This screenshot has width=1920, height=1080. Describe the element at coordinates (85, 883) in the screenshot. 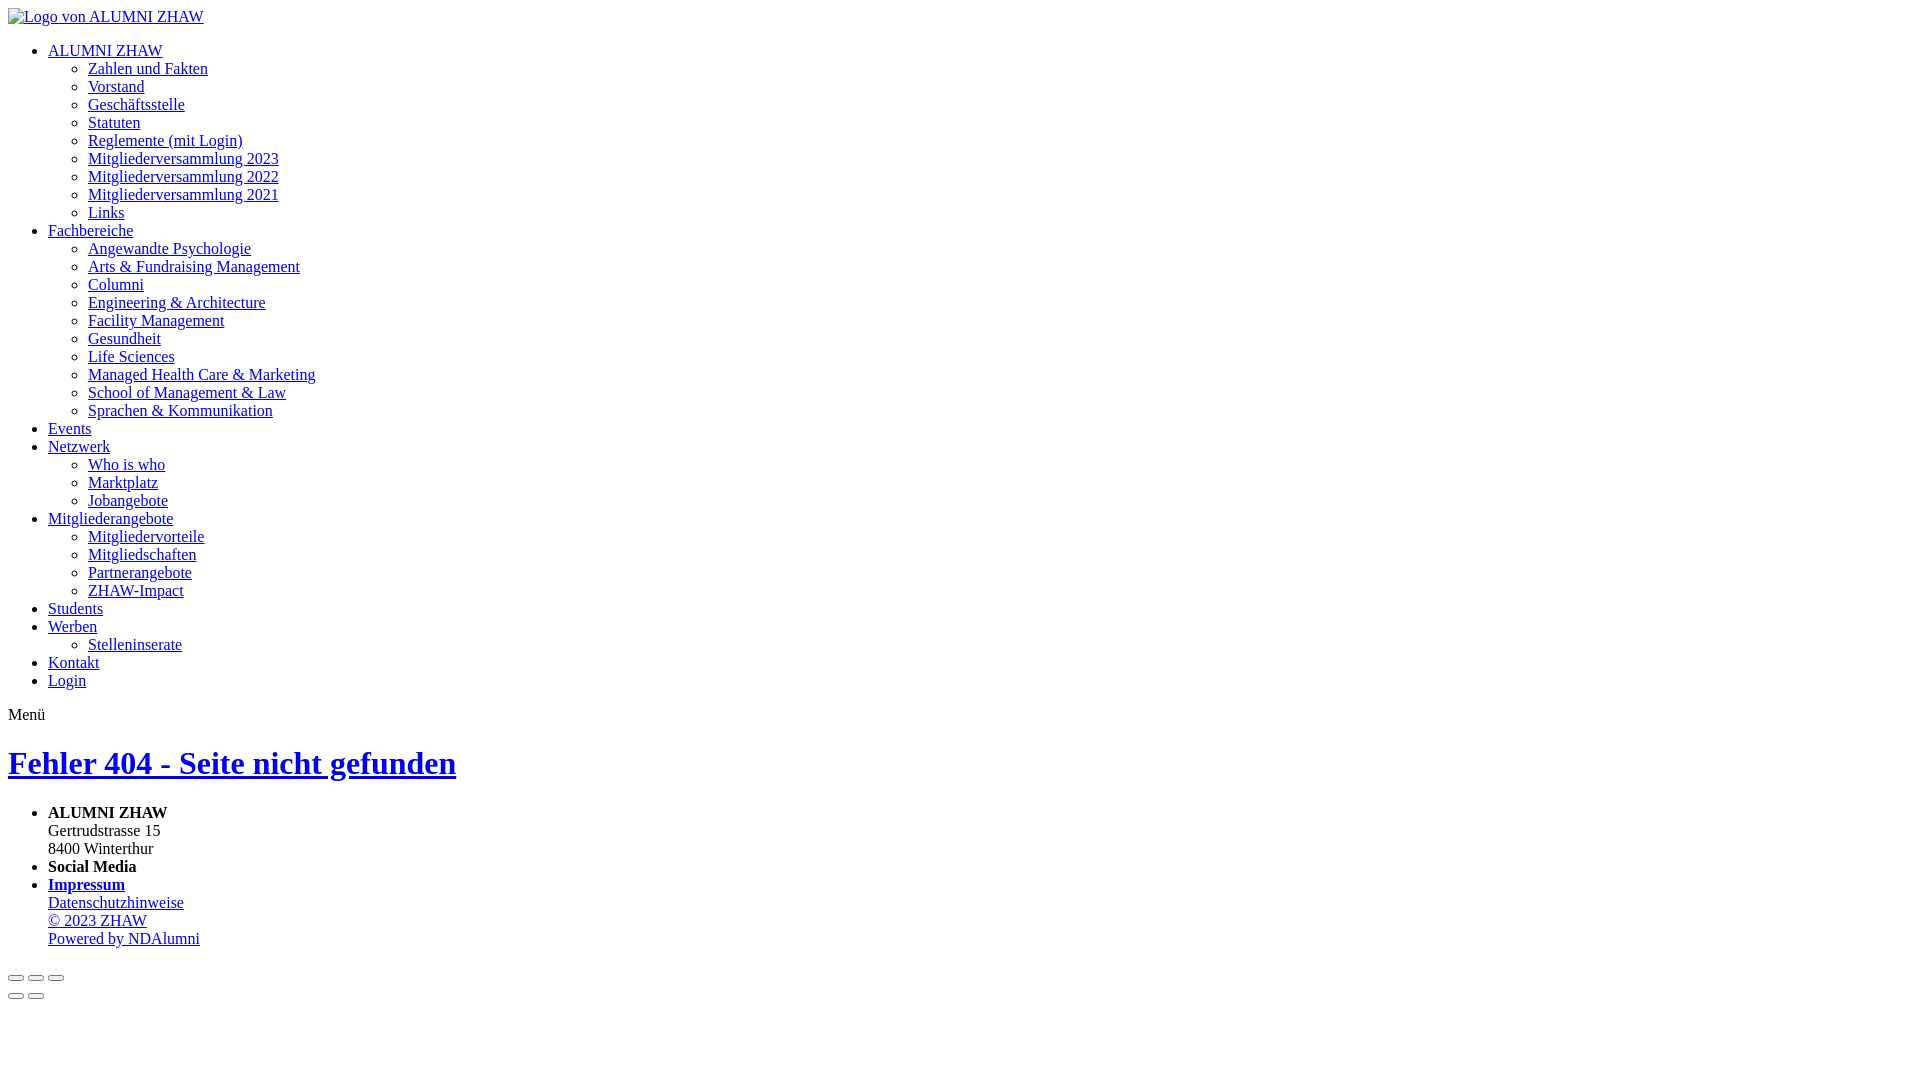

I see `'Impressum'` at that location.